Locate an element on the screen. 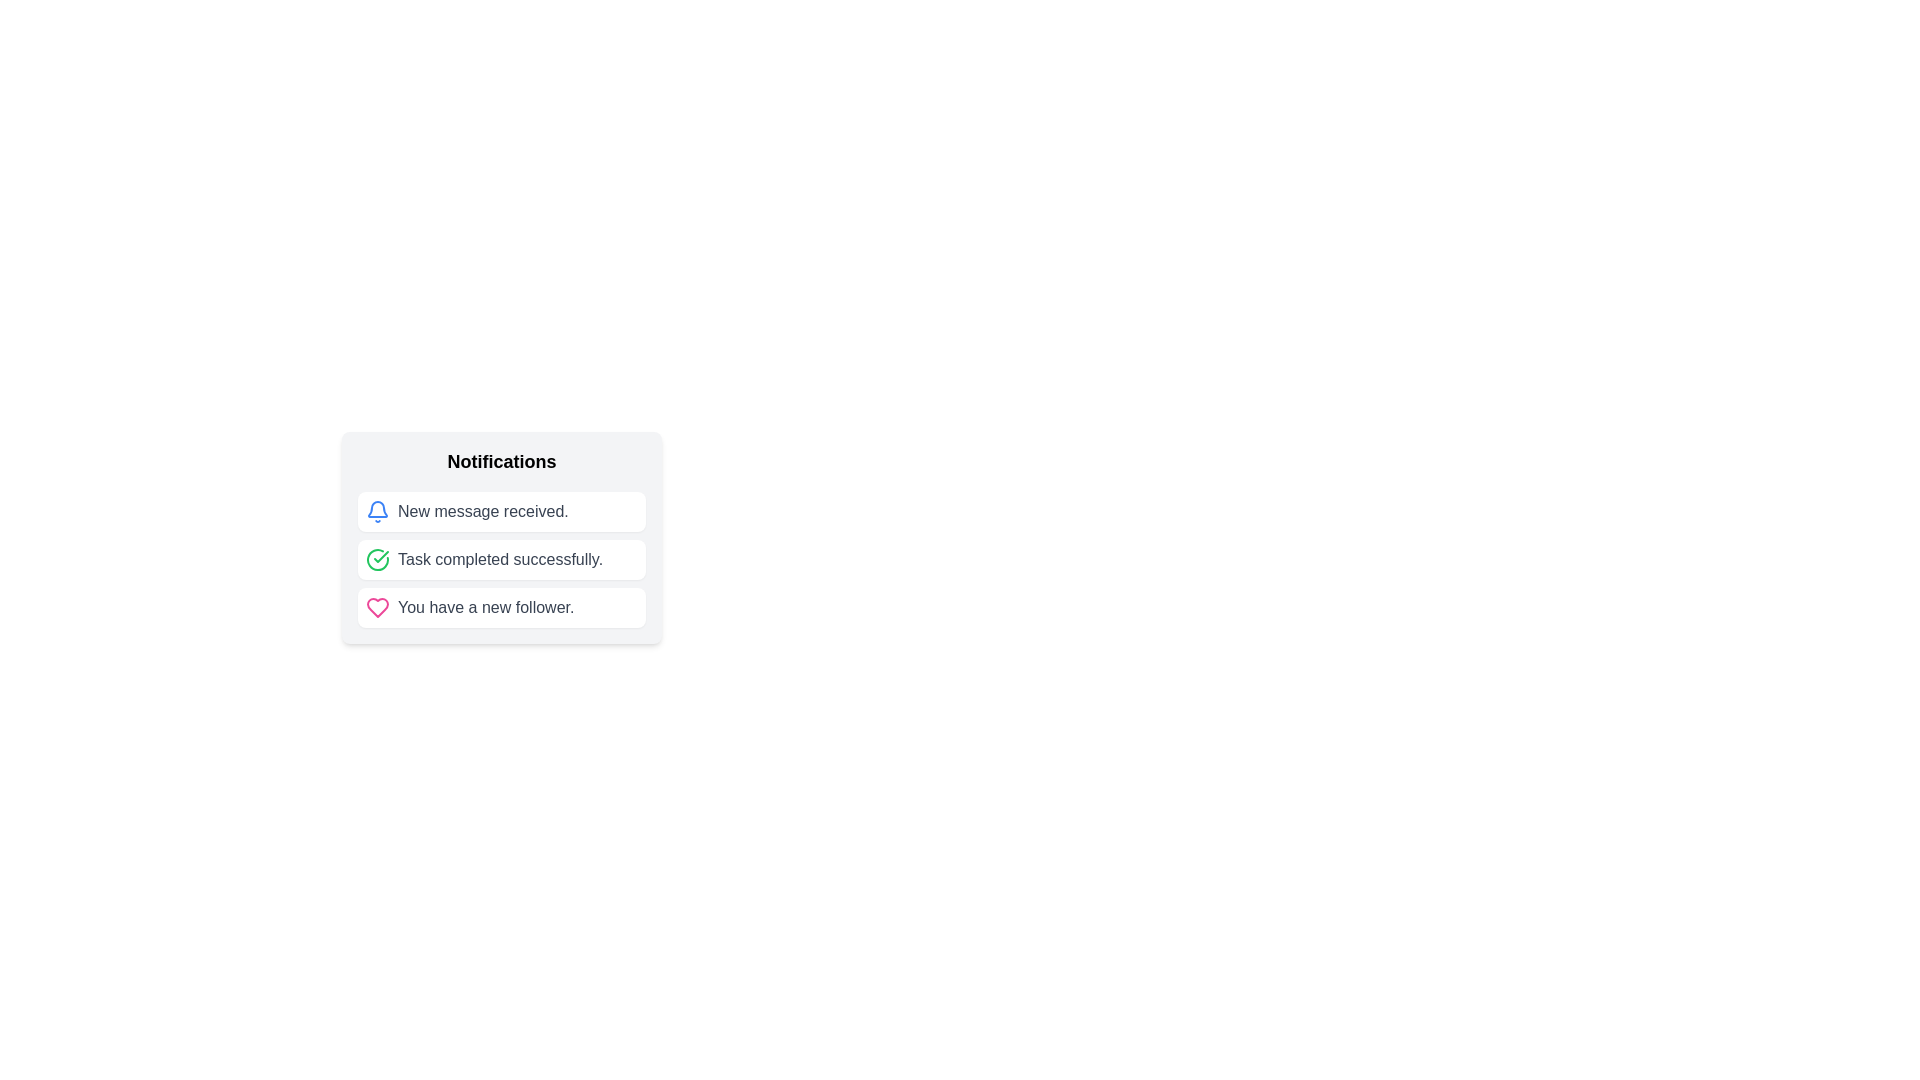 Image resolution: width=1920 pixels, height=1080 pixels. the notification icon located at the top of the notification content section, which serves as a visual indicator for notifications is located at coordinates (378, 508).